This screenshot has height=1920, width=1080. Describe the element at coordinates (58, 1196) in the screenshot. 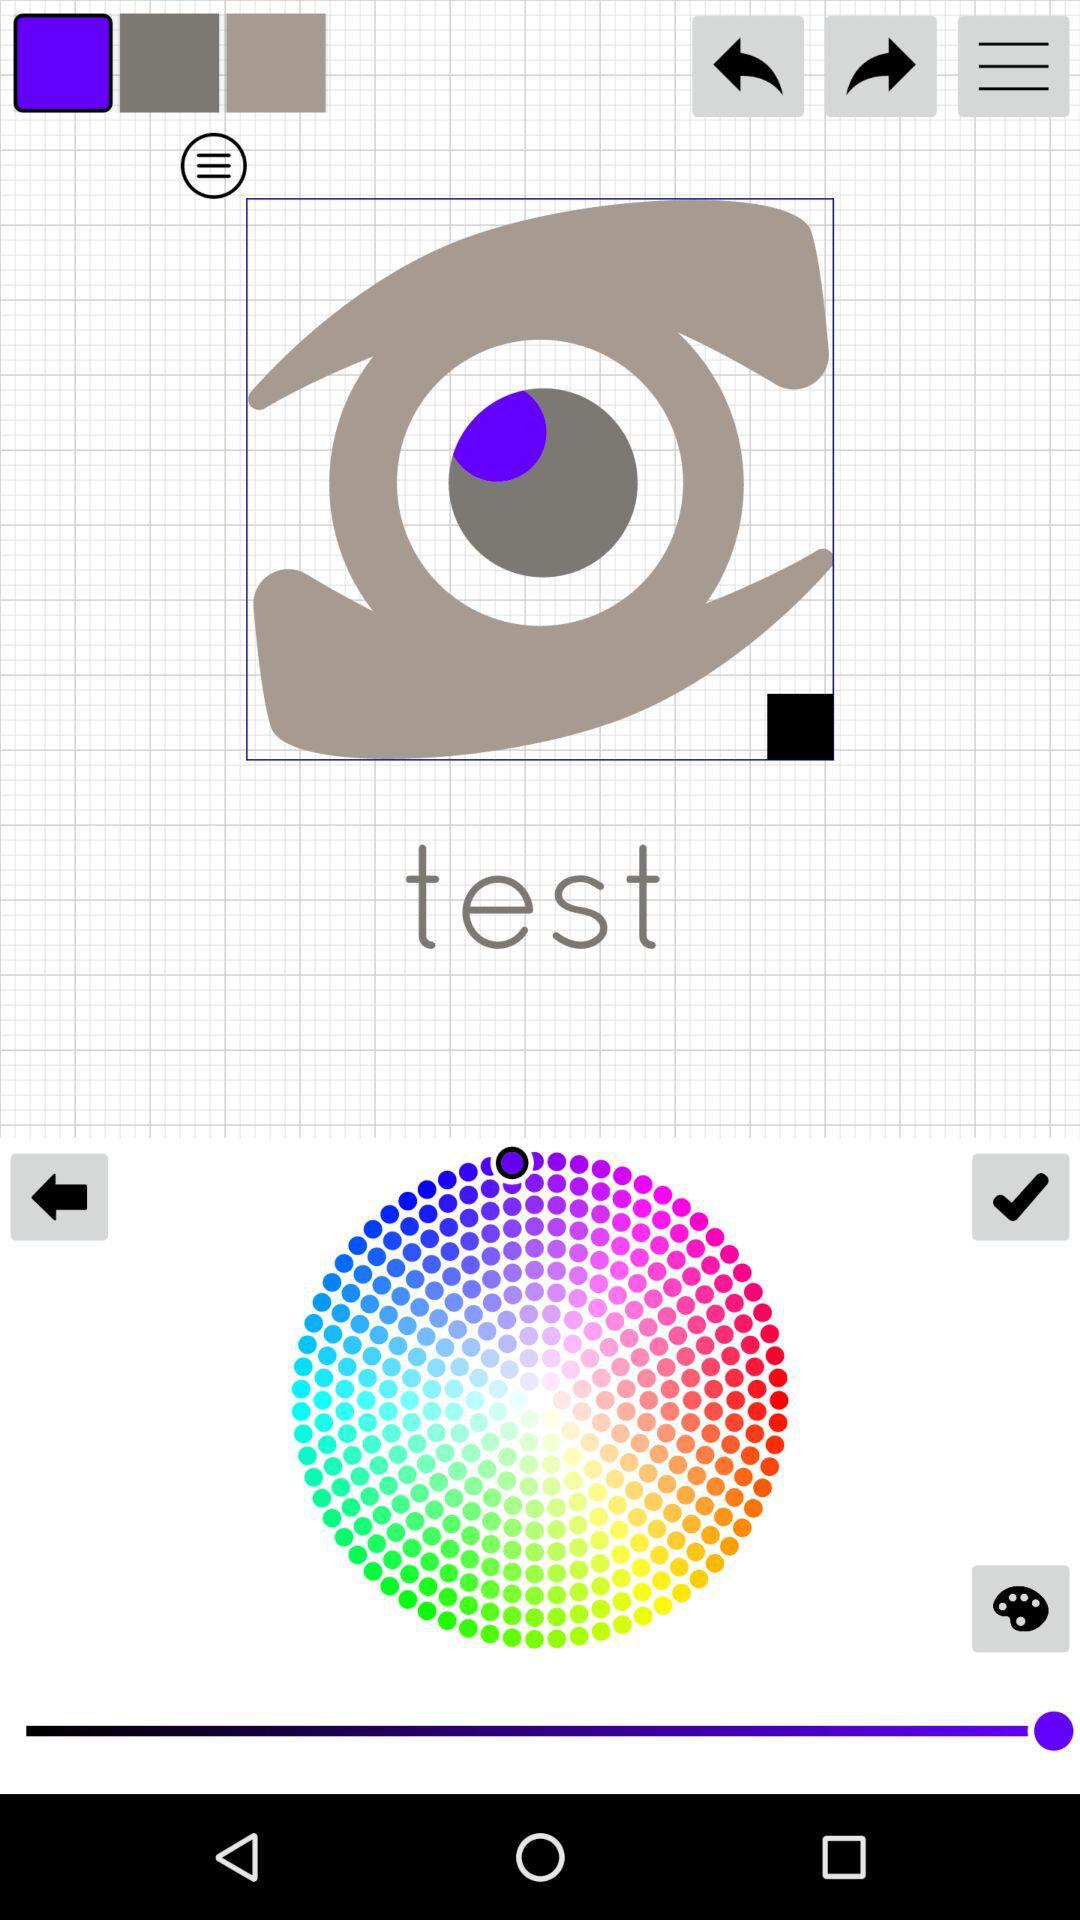

I see `the arrow_backward icon` at that location.